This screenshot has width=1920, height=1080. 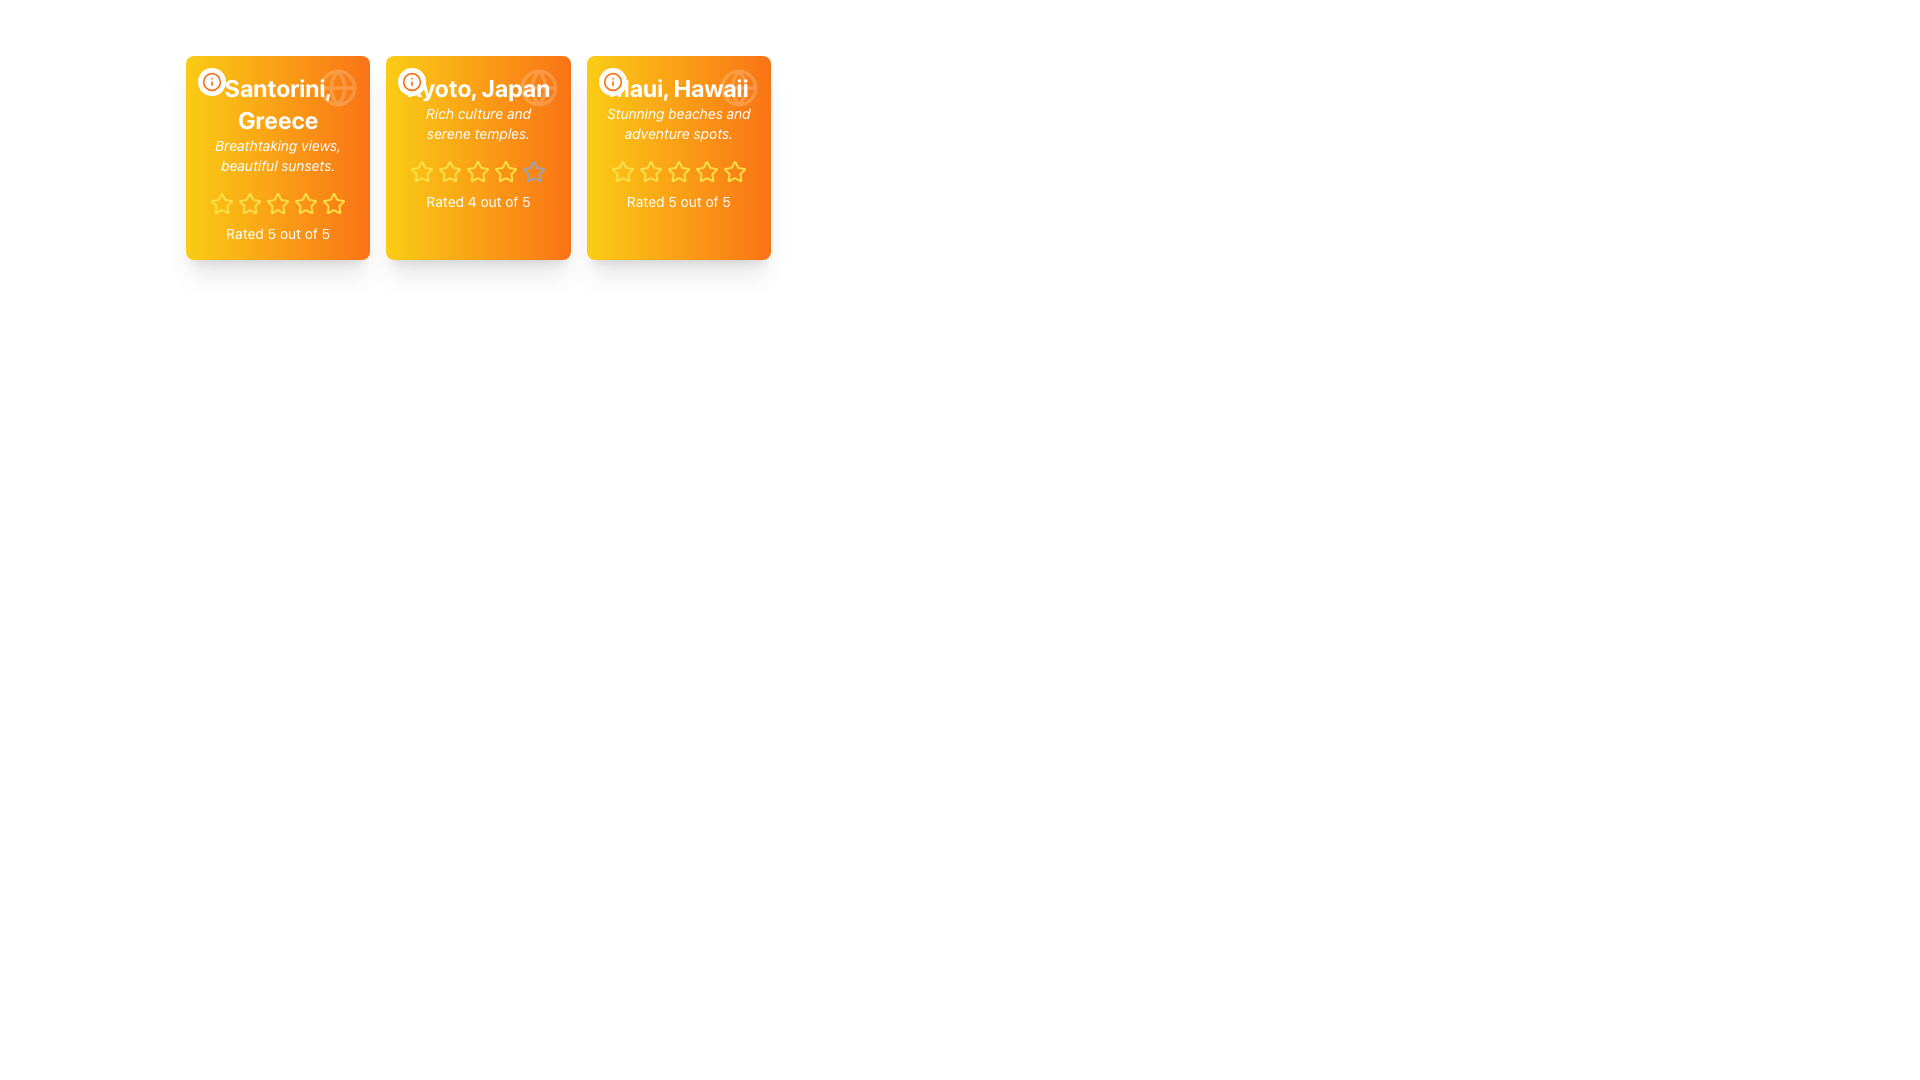 What do you see at coordinates (733, 170) in the screenshot?
I see `the fifth star icon` at bounding box center [733, 170].